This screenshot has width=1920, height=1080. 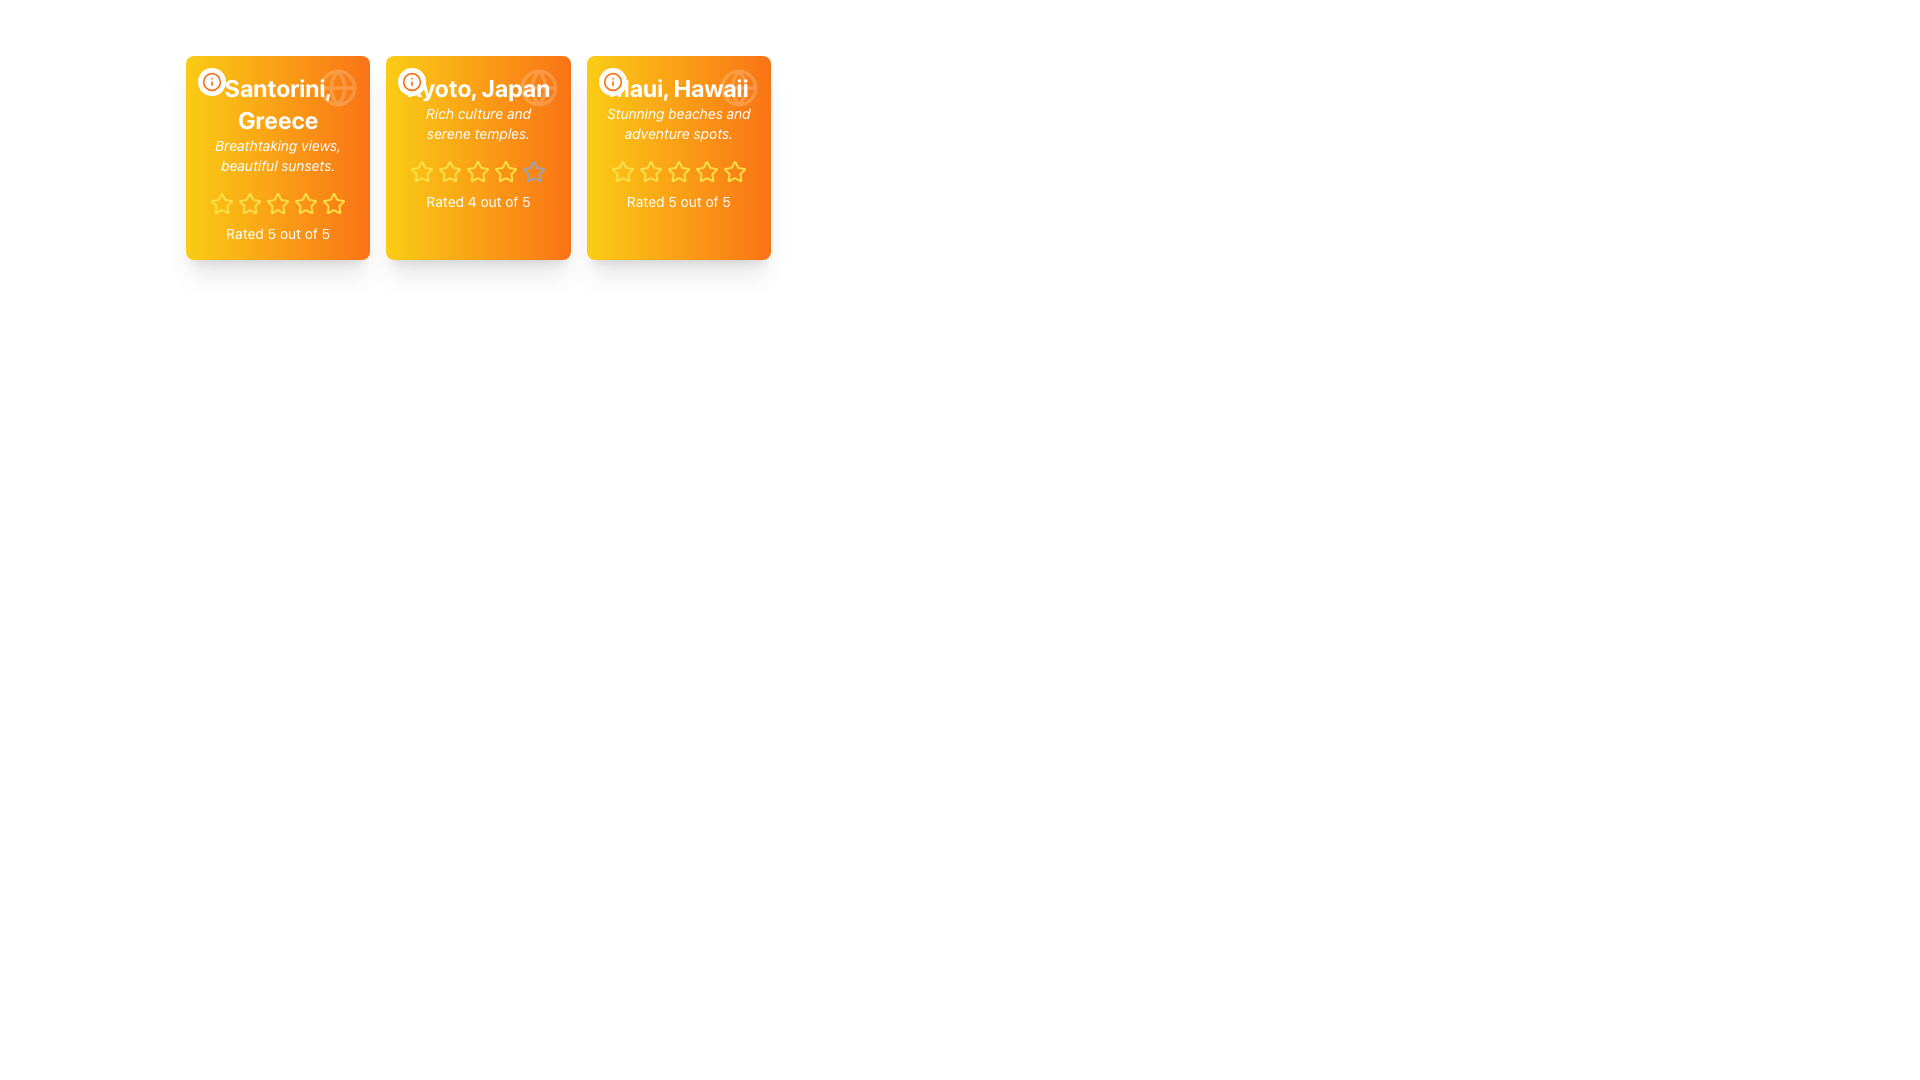 What do you see at coordinates (733, 170) in the screenshot?
I see `the fifth star icon` at bounding box center [733, 170].